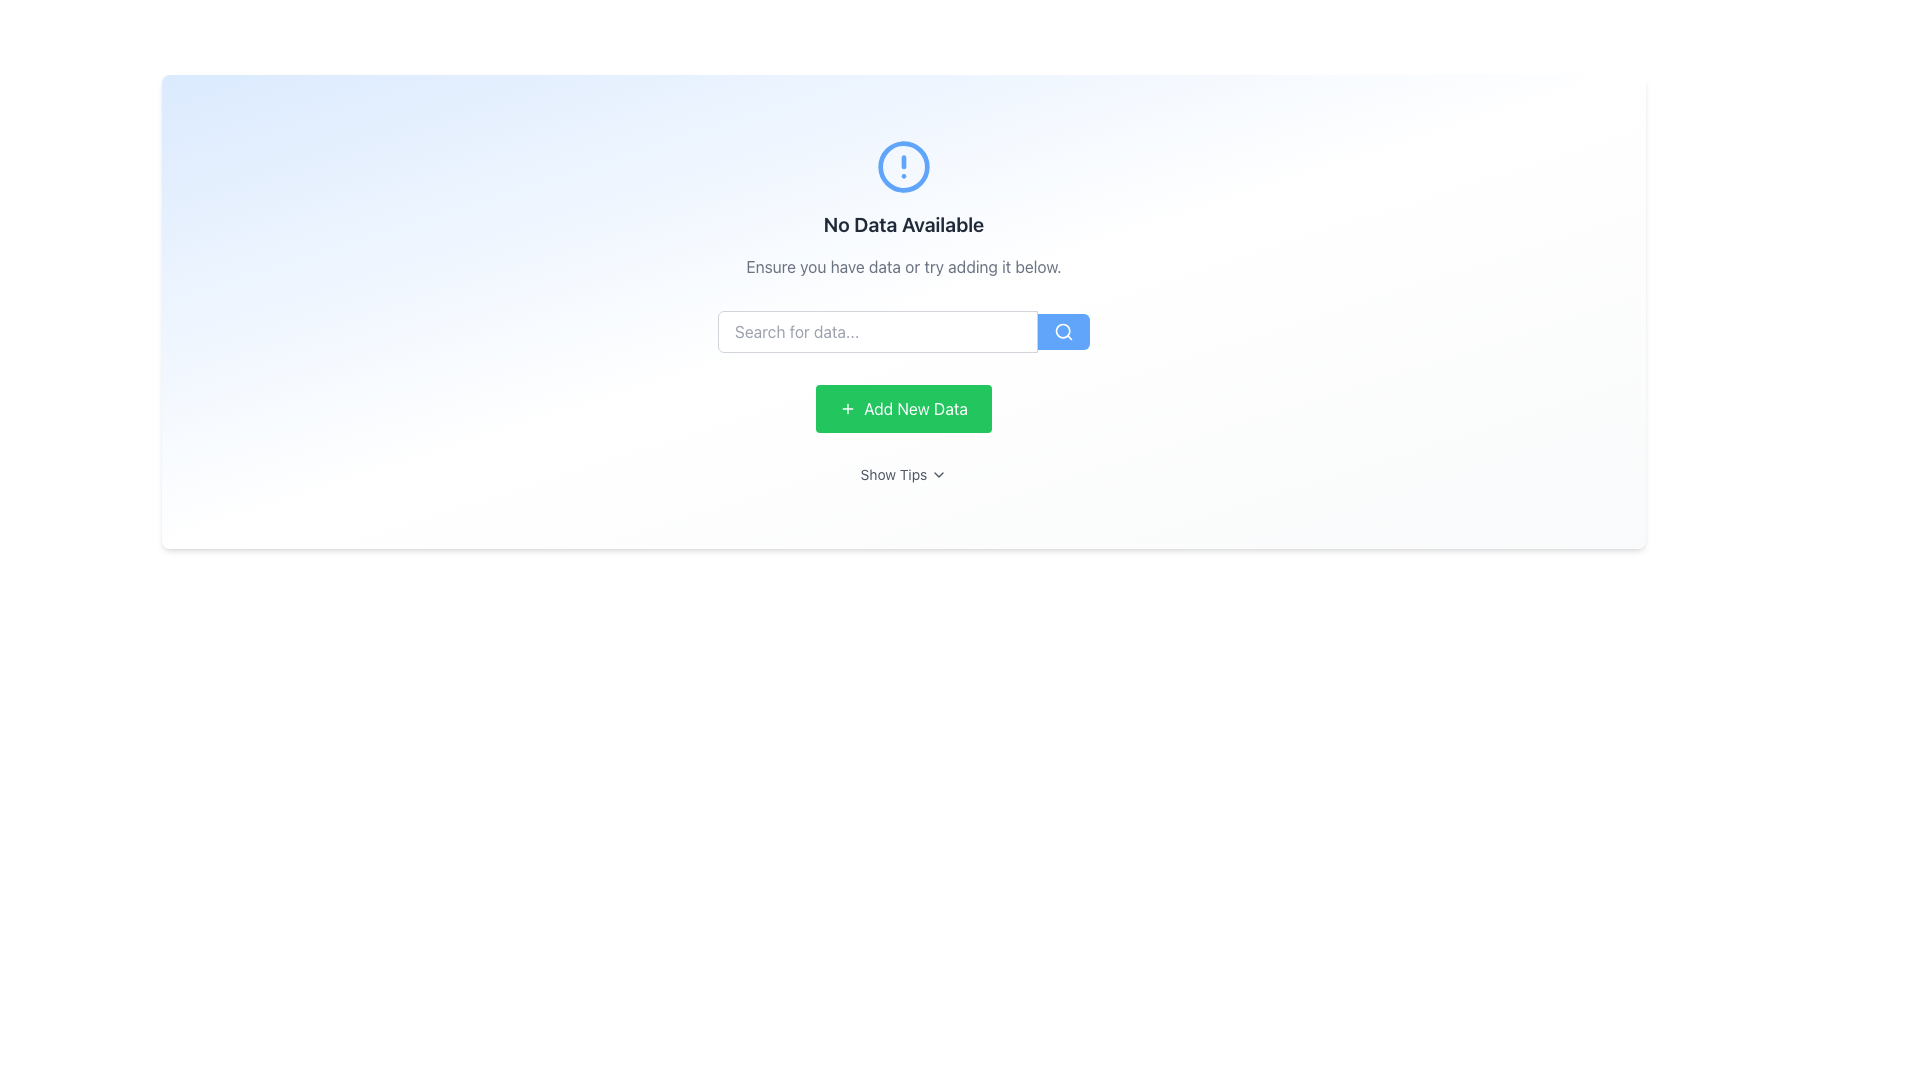  Describe the element at coordinates (902, 165) in the screenshot. I see `the blue-bordered circular alert icon that indicates 'No Data Available' by moving the cursor to its center` at that location.